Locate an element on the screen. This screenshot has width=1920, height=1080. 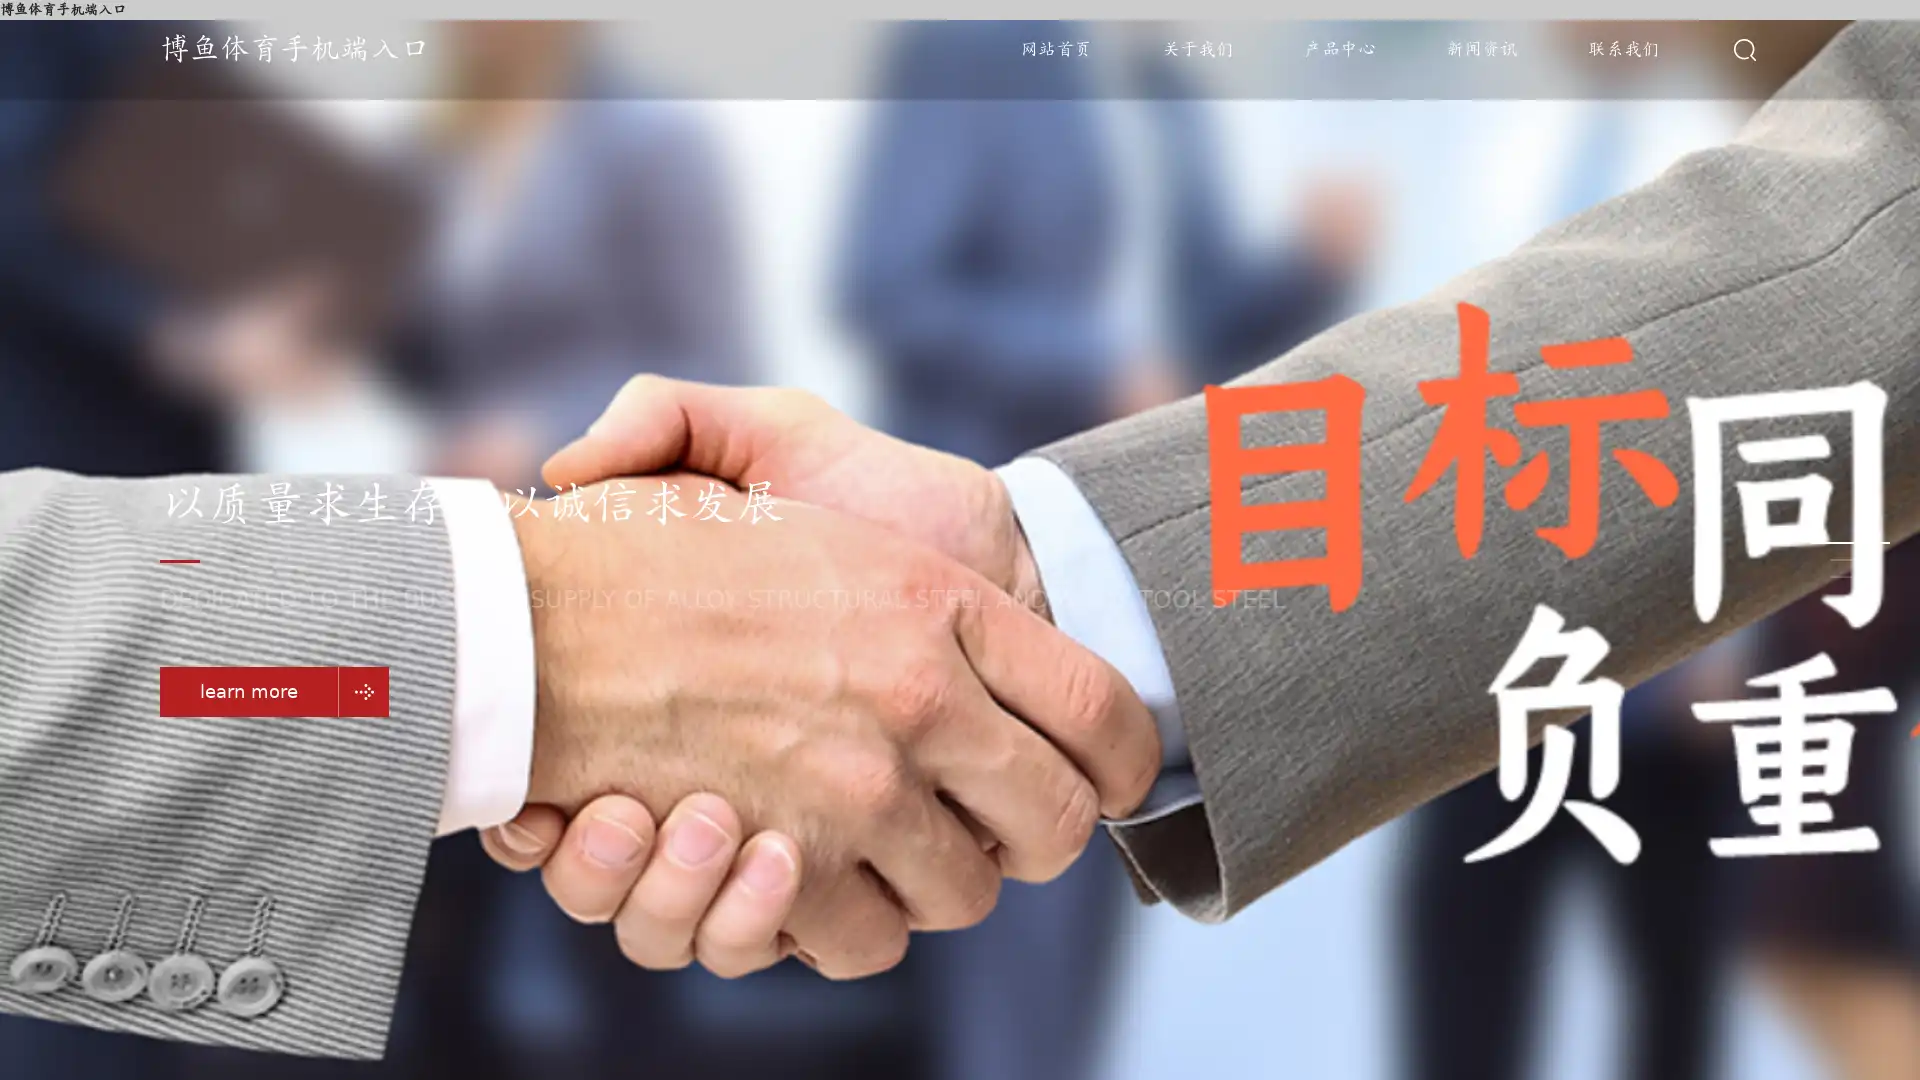
Go to slide 3 is located at coordinates (1848, 577).